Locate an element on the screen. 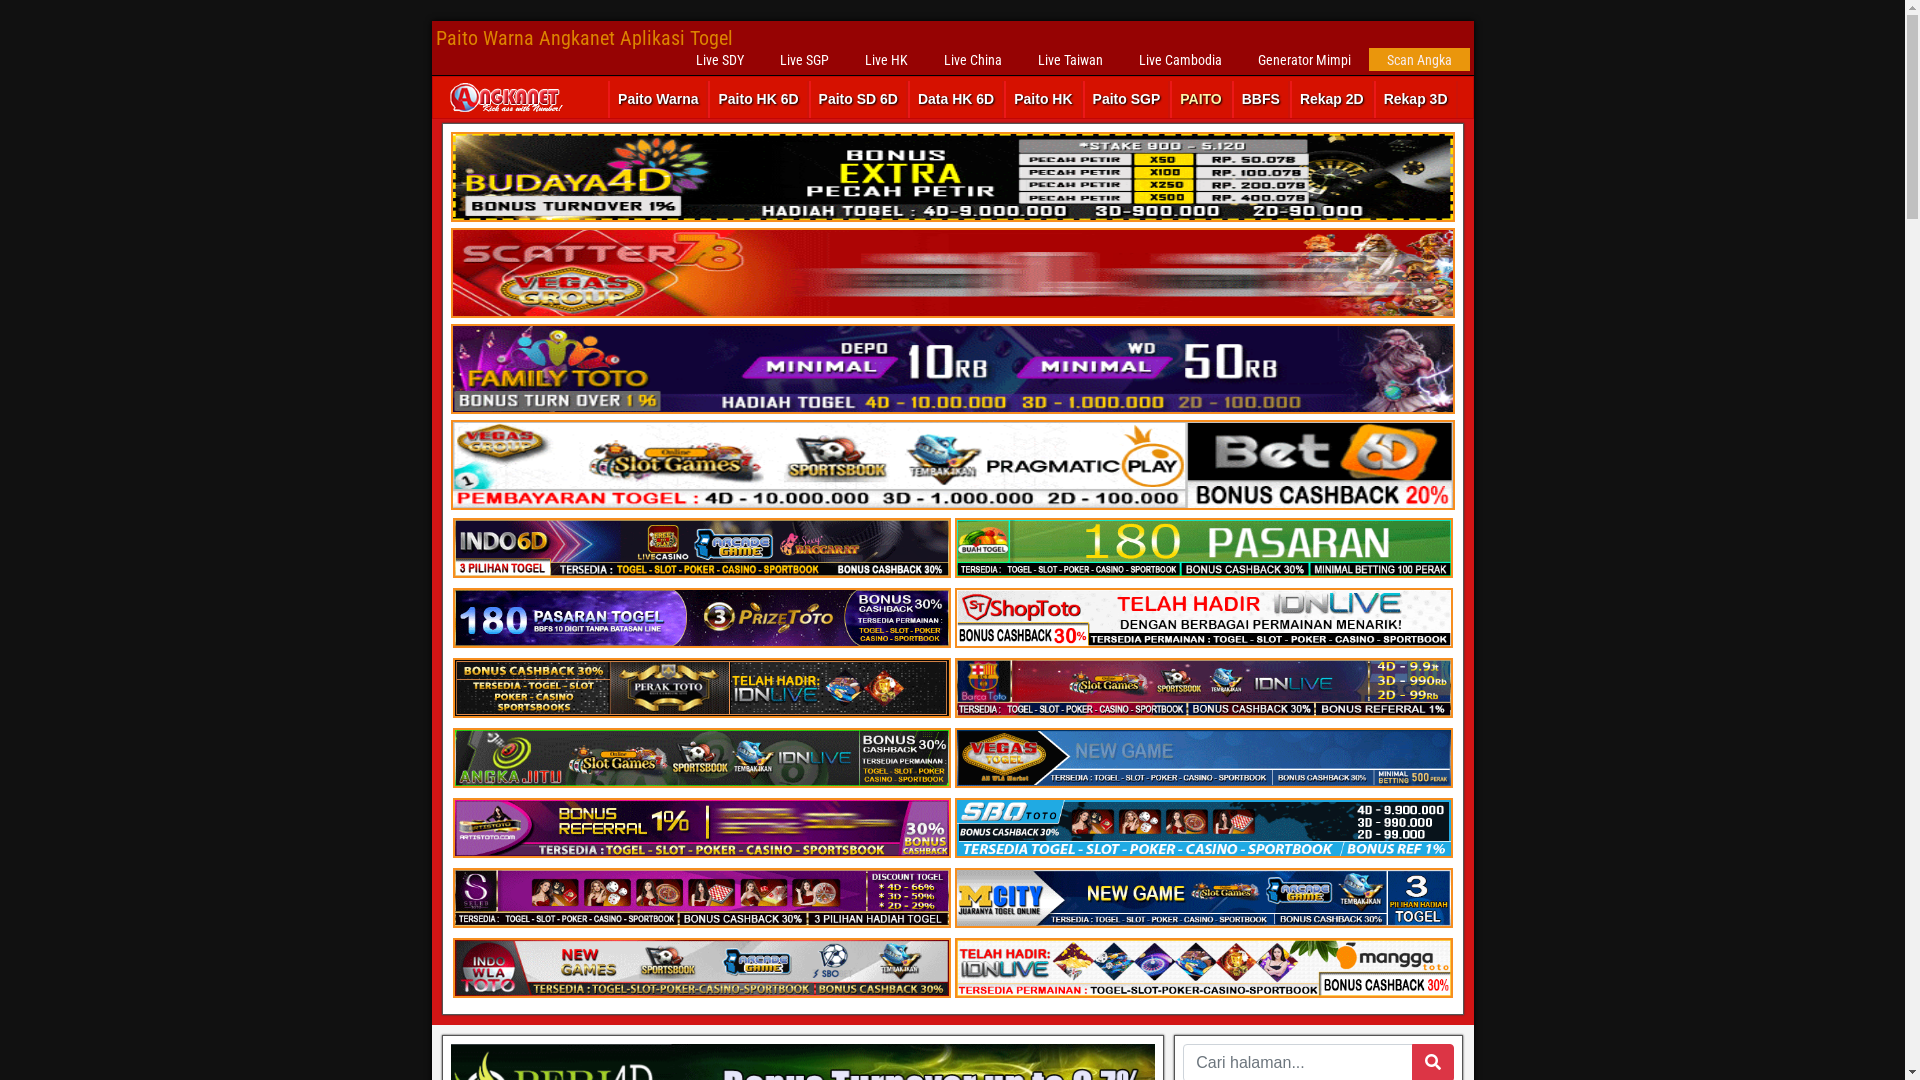 This screenshot has width=1920, height=1080. 'Live China' is located at coordinates (973, 59).